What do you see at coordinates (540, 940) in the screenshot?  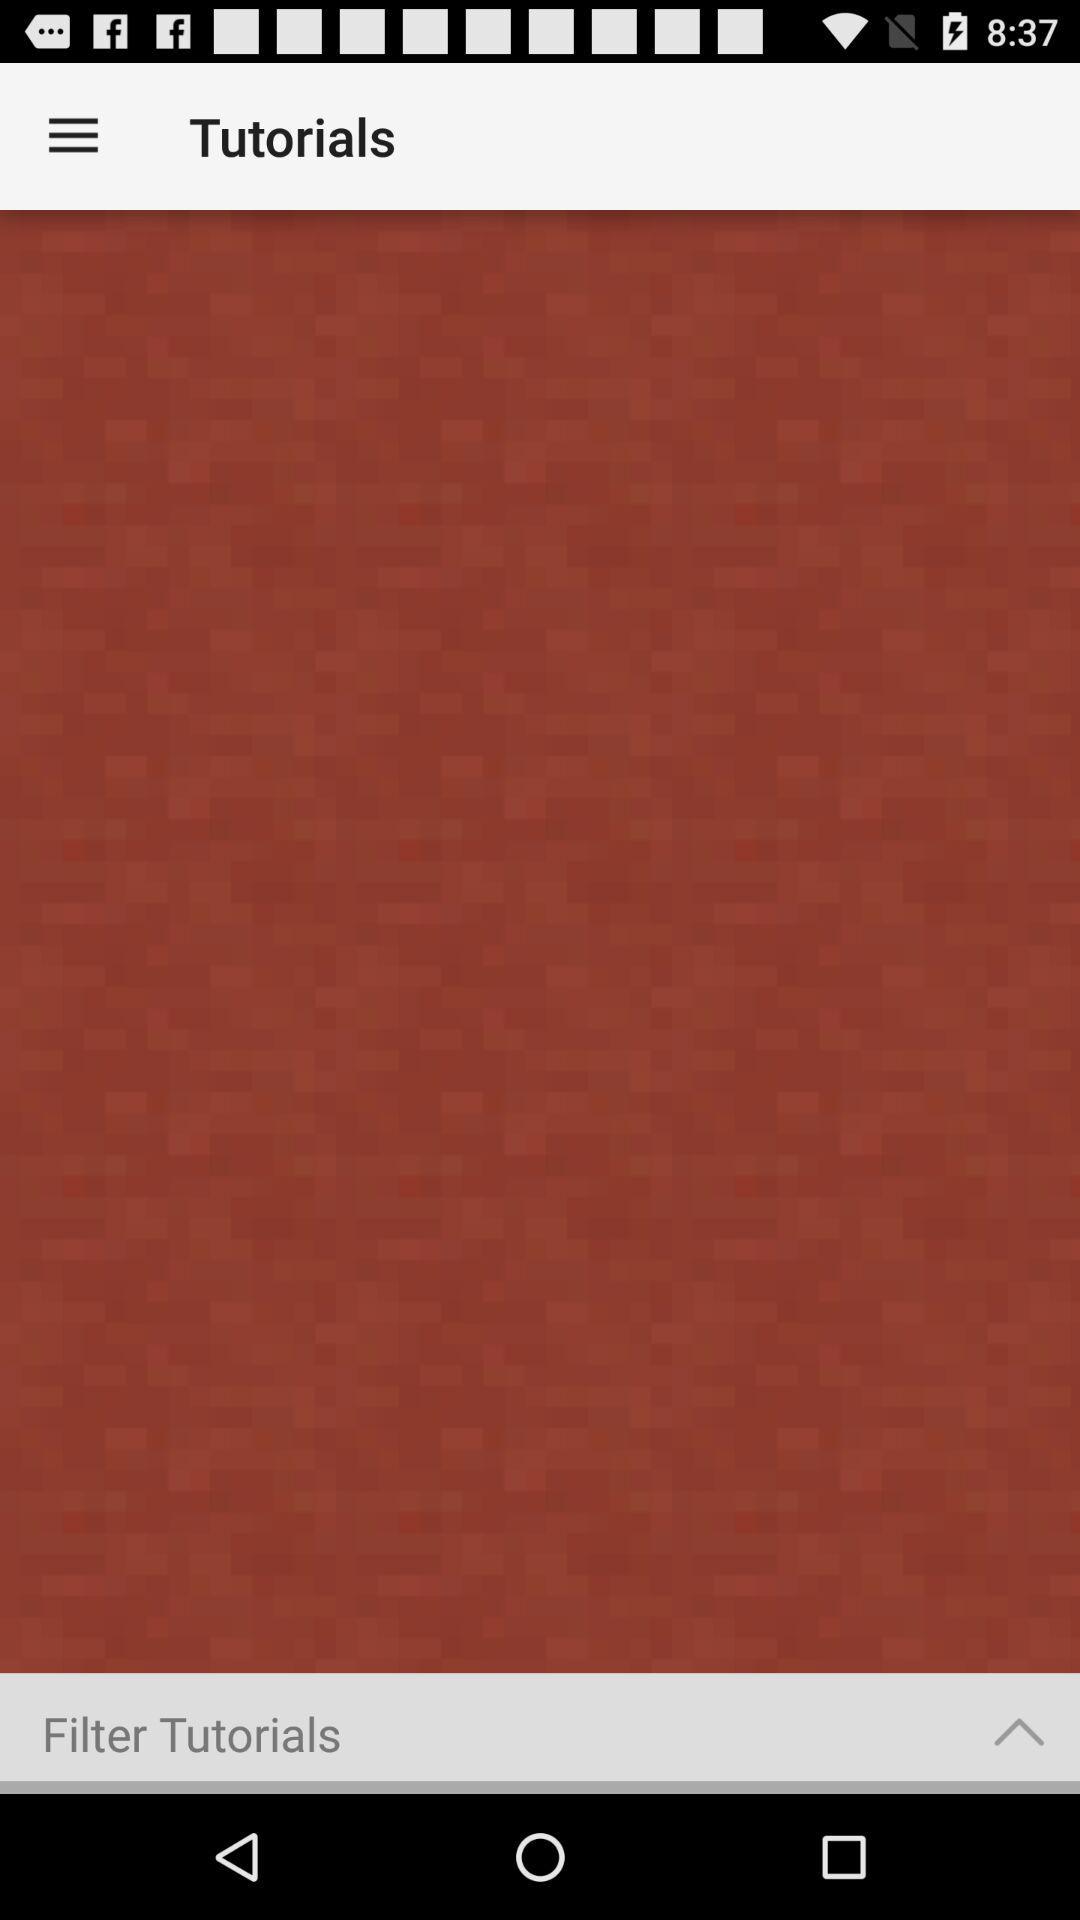 I see `item above the filter tutorials item` at bounding box center [540, 940].